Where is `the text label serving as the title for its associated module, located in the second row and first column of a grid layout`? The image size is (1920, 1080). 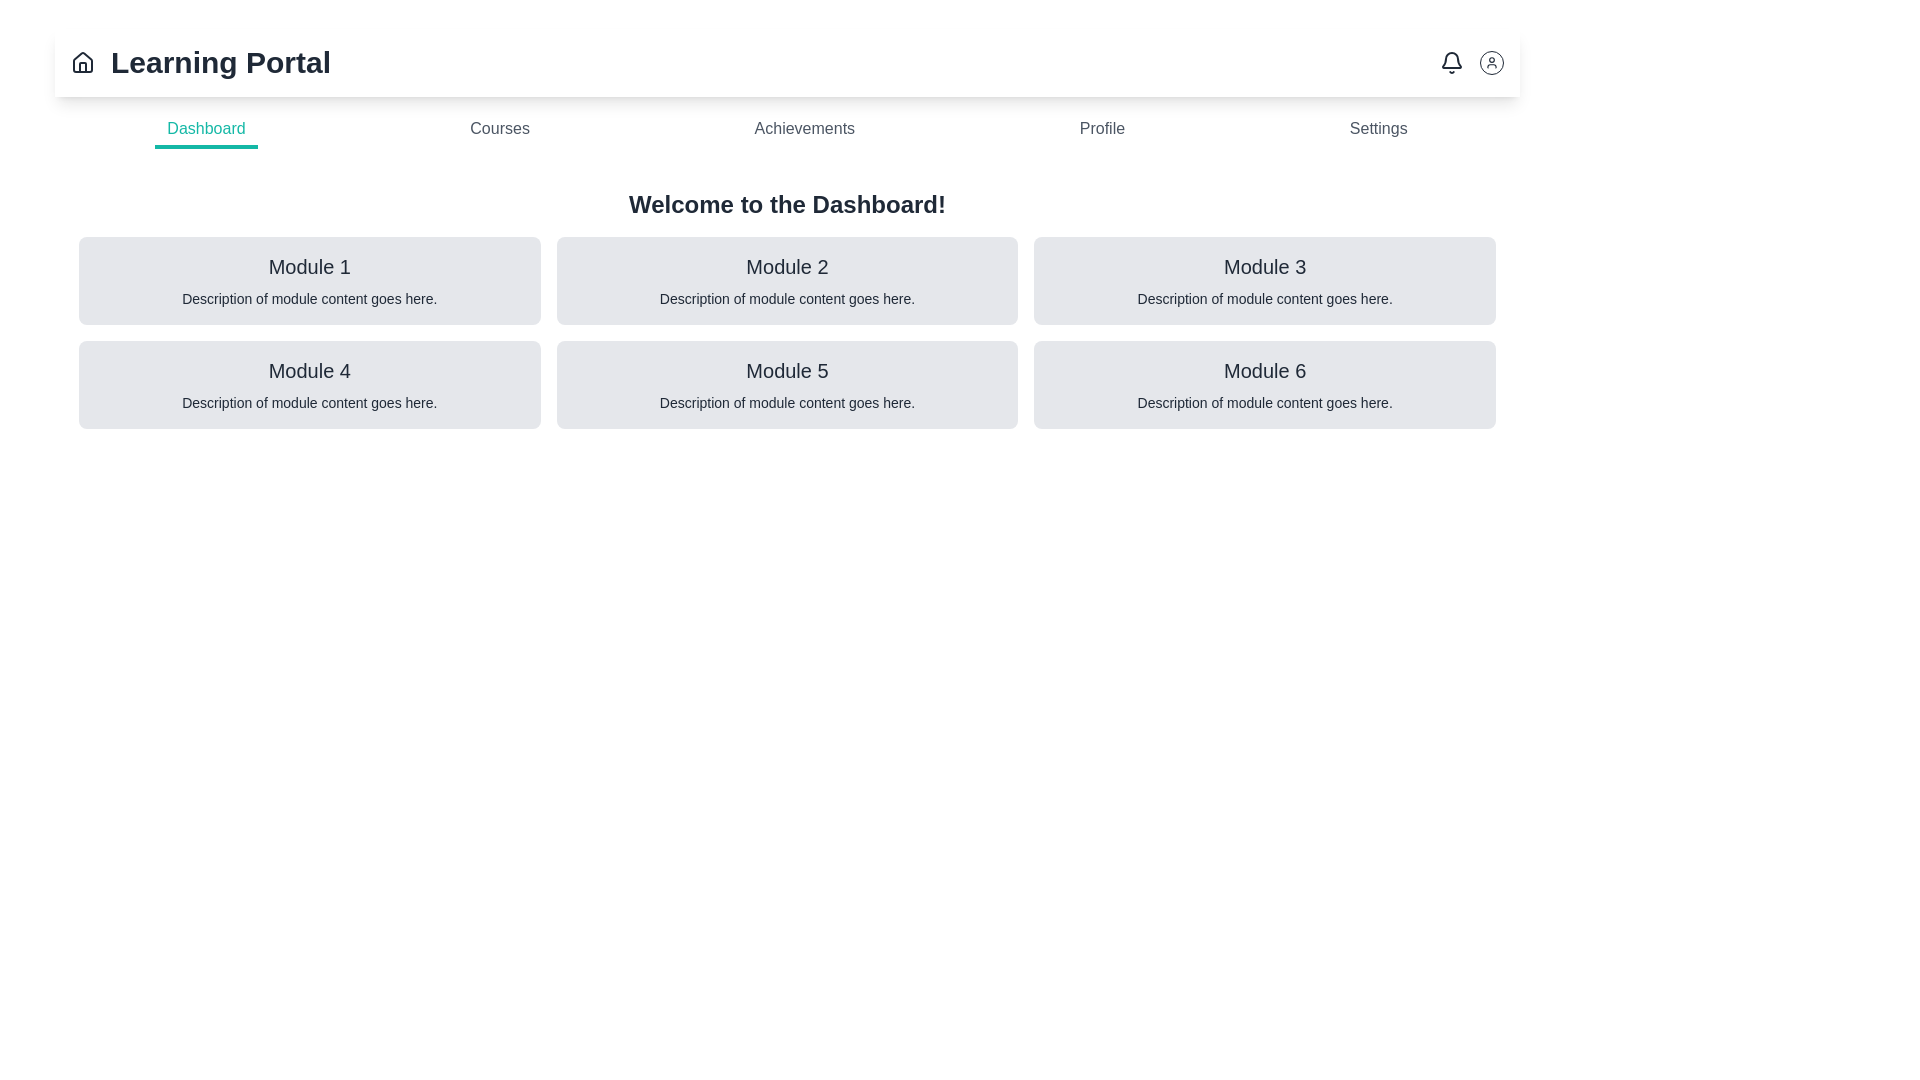 the text label serving as the title for its associated module, located in the second row and first column of a grid layout is located at coordinates (308, 370).